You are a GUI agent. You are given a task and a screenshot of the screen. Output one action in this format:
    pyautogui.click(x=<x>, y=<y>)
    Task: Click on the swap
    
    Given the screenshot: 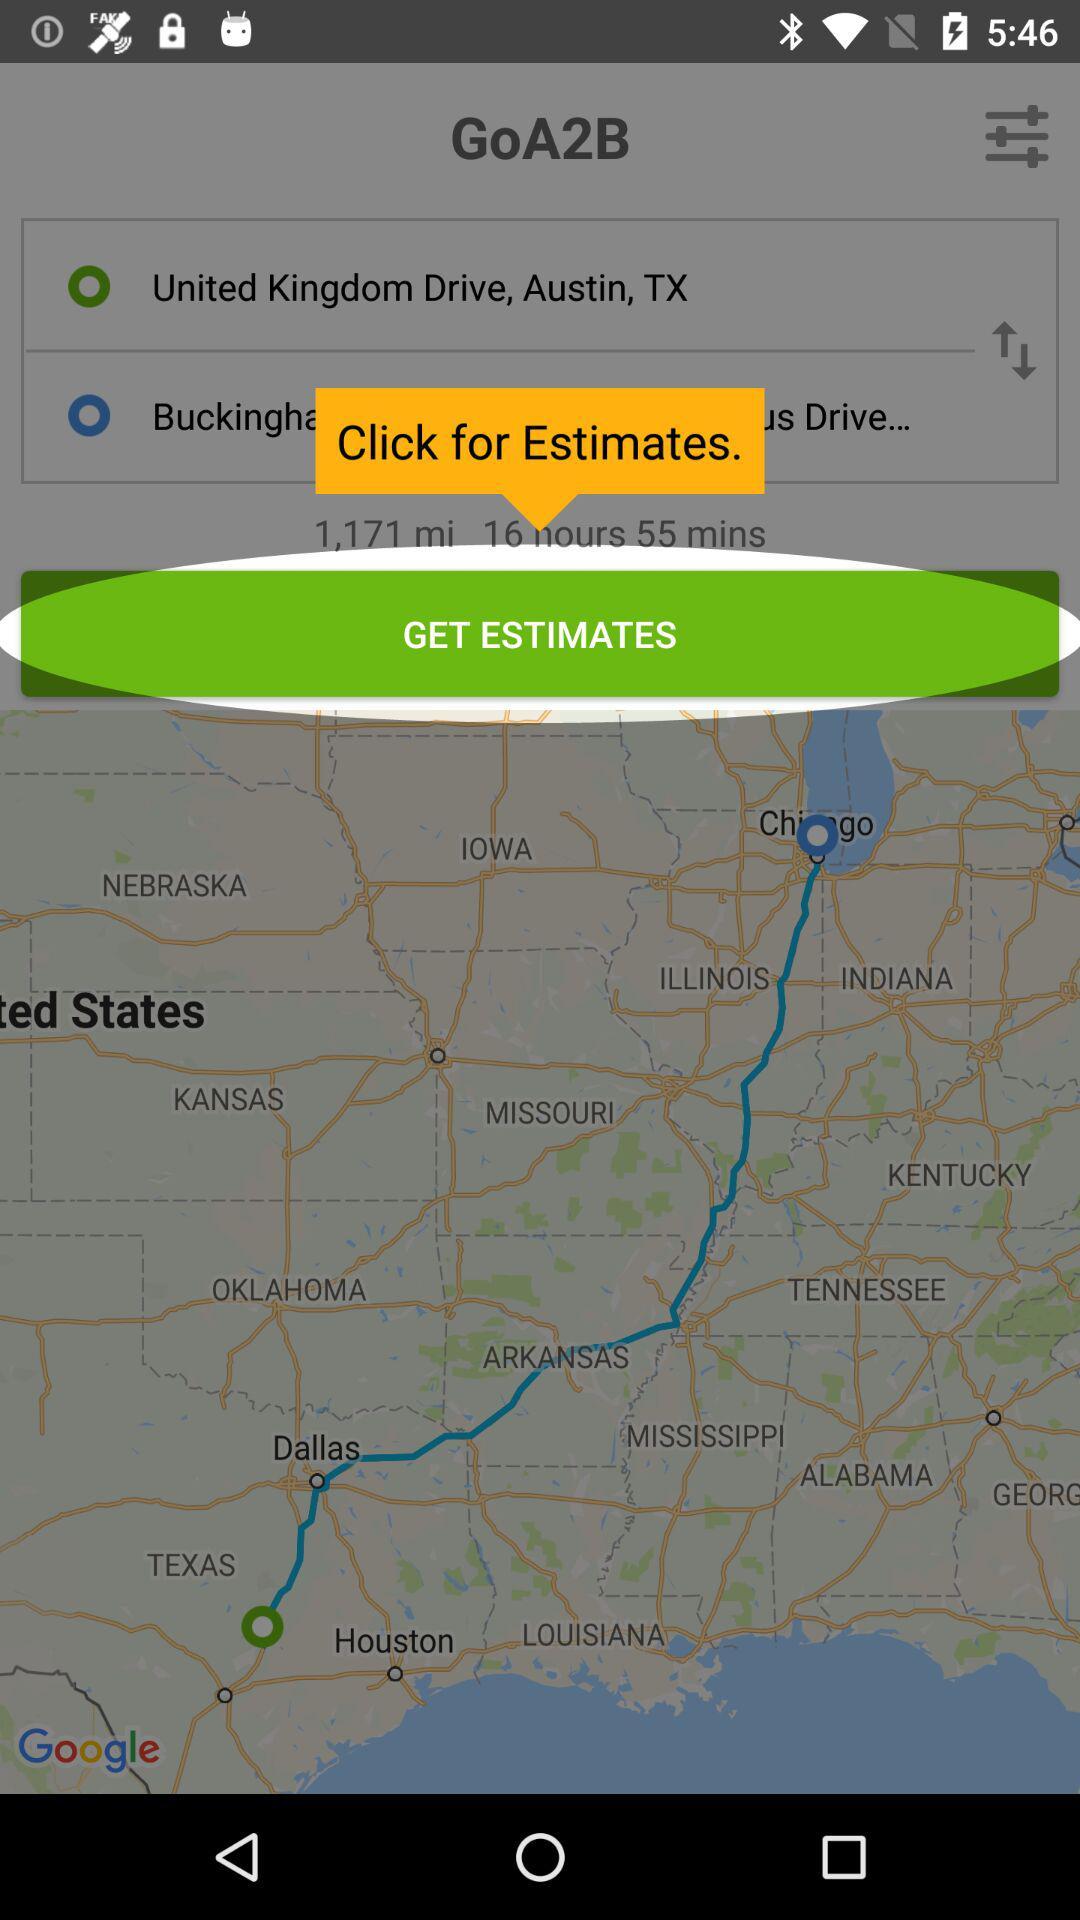 What is the action you would take?
    pyautogui.click(x=1014, y=350)
    